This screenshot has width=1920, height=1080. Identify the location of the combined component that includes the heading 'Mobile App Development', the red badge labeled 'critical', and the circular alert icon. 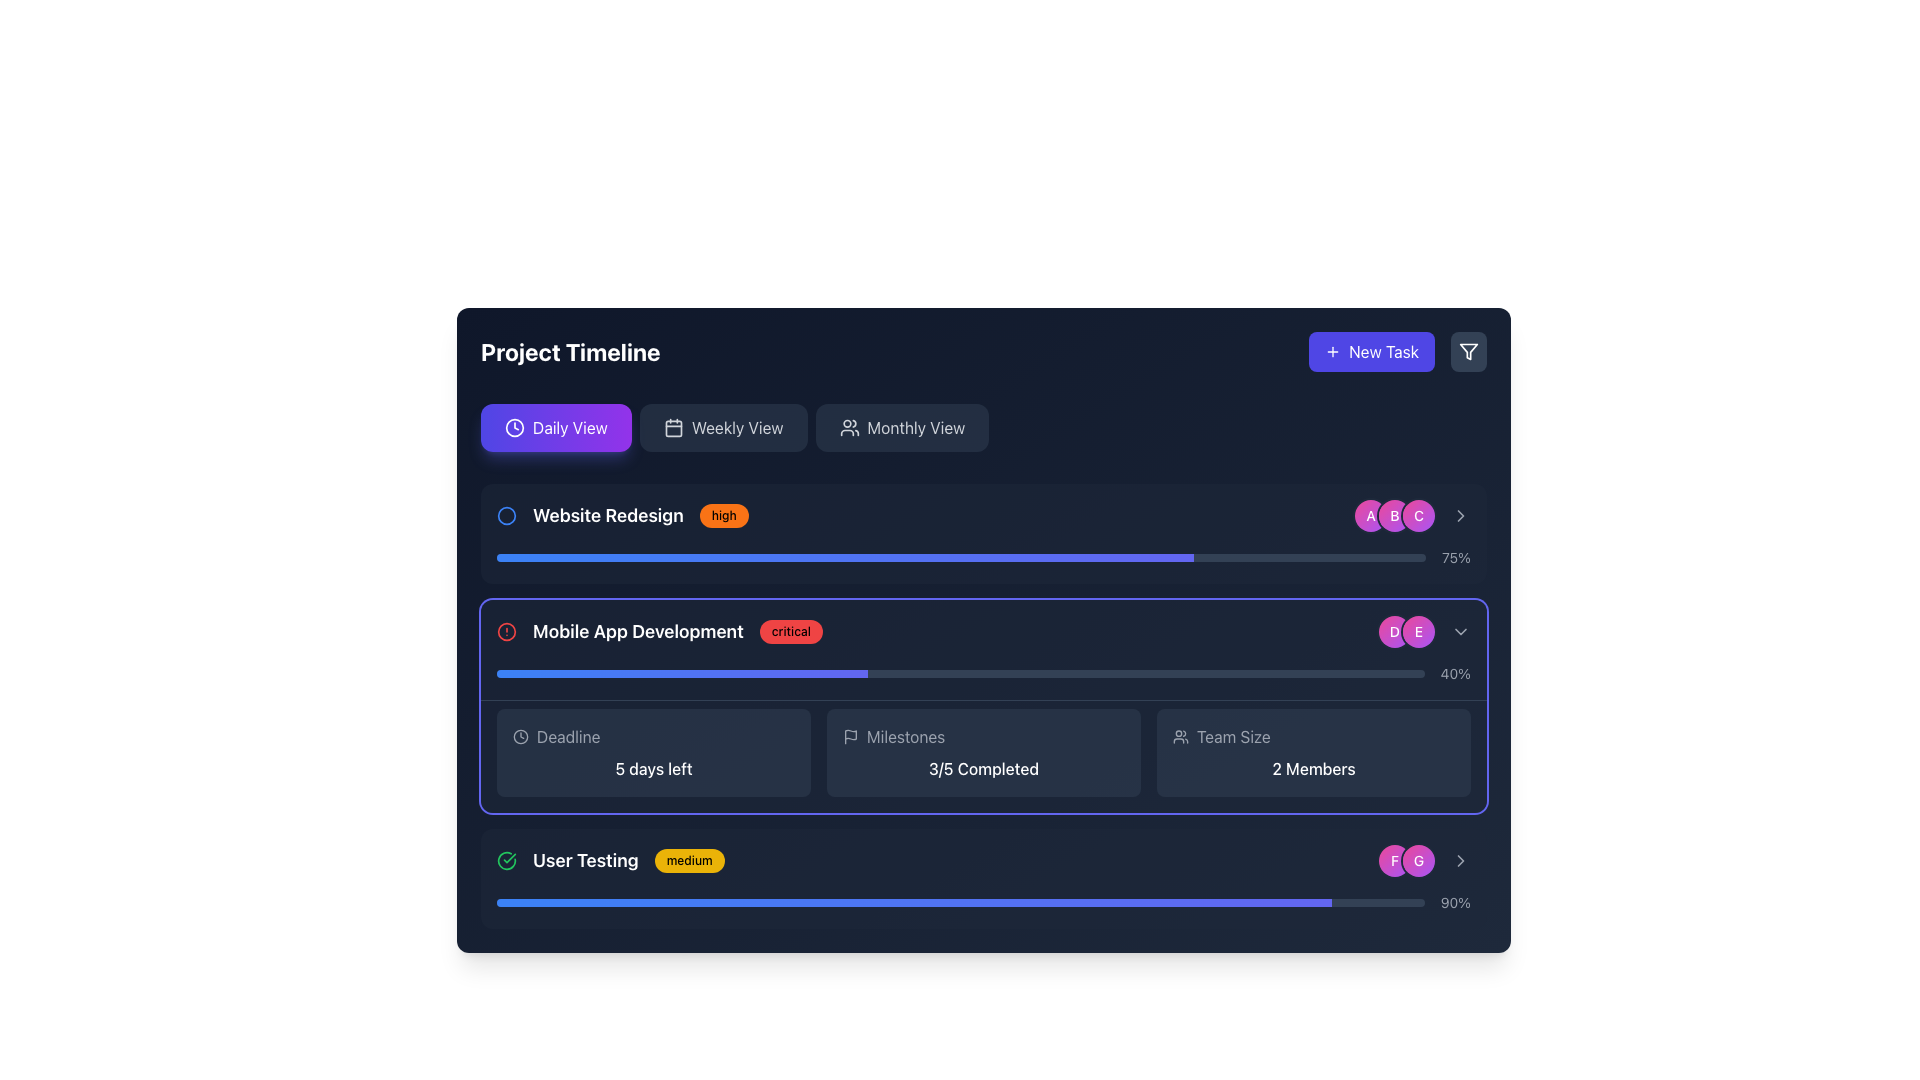
(660, 632).